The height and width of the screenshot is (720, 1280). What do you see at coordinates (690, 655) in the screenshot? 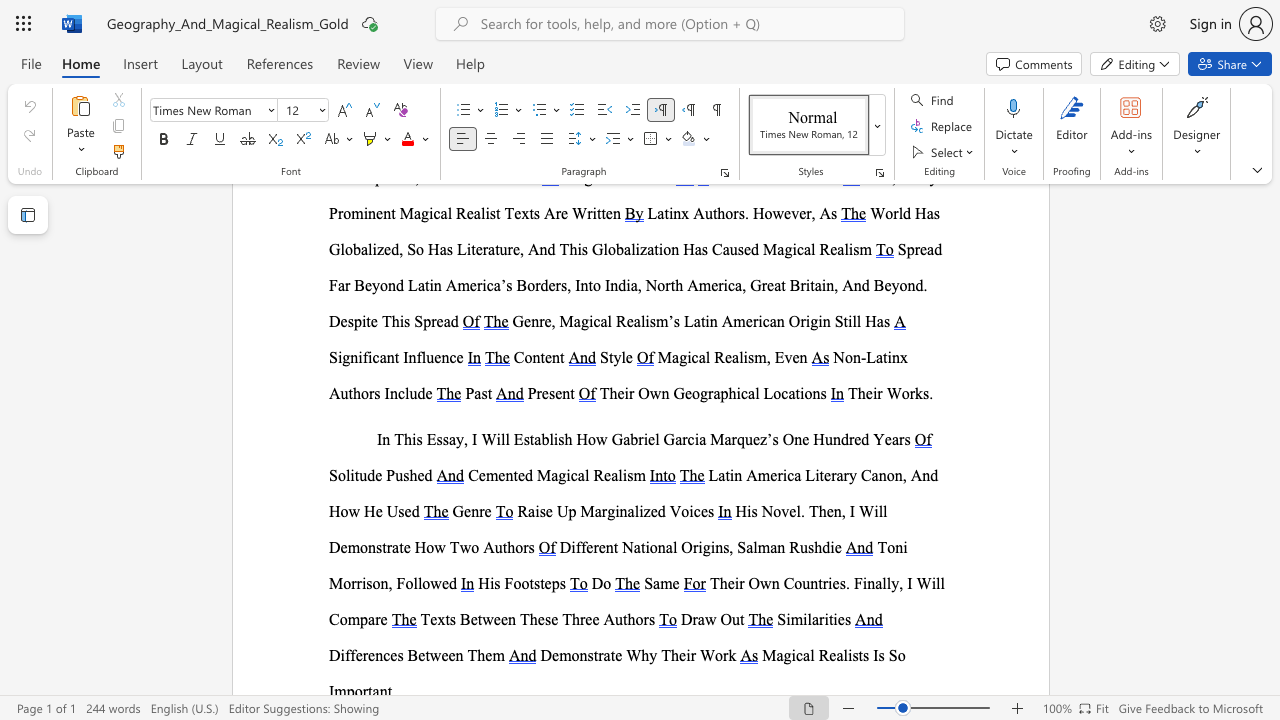
I see `the subset text "r W" within the text "Demonstrate Why Their Work"` at bounding box center [690, 655].